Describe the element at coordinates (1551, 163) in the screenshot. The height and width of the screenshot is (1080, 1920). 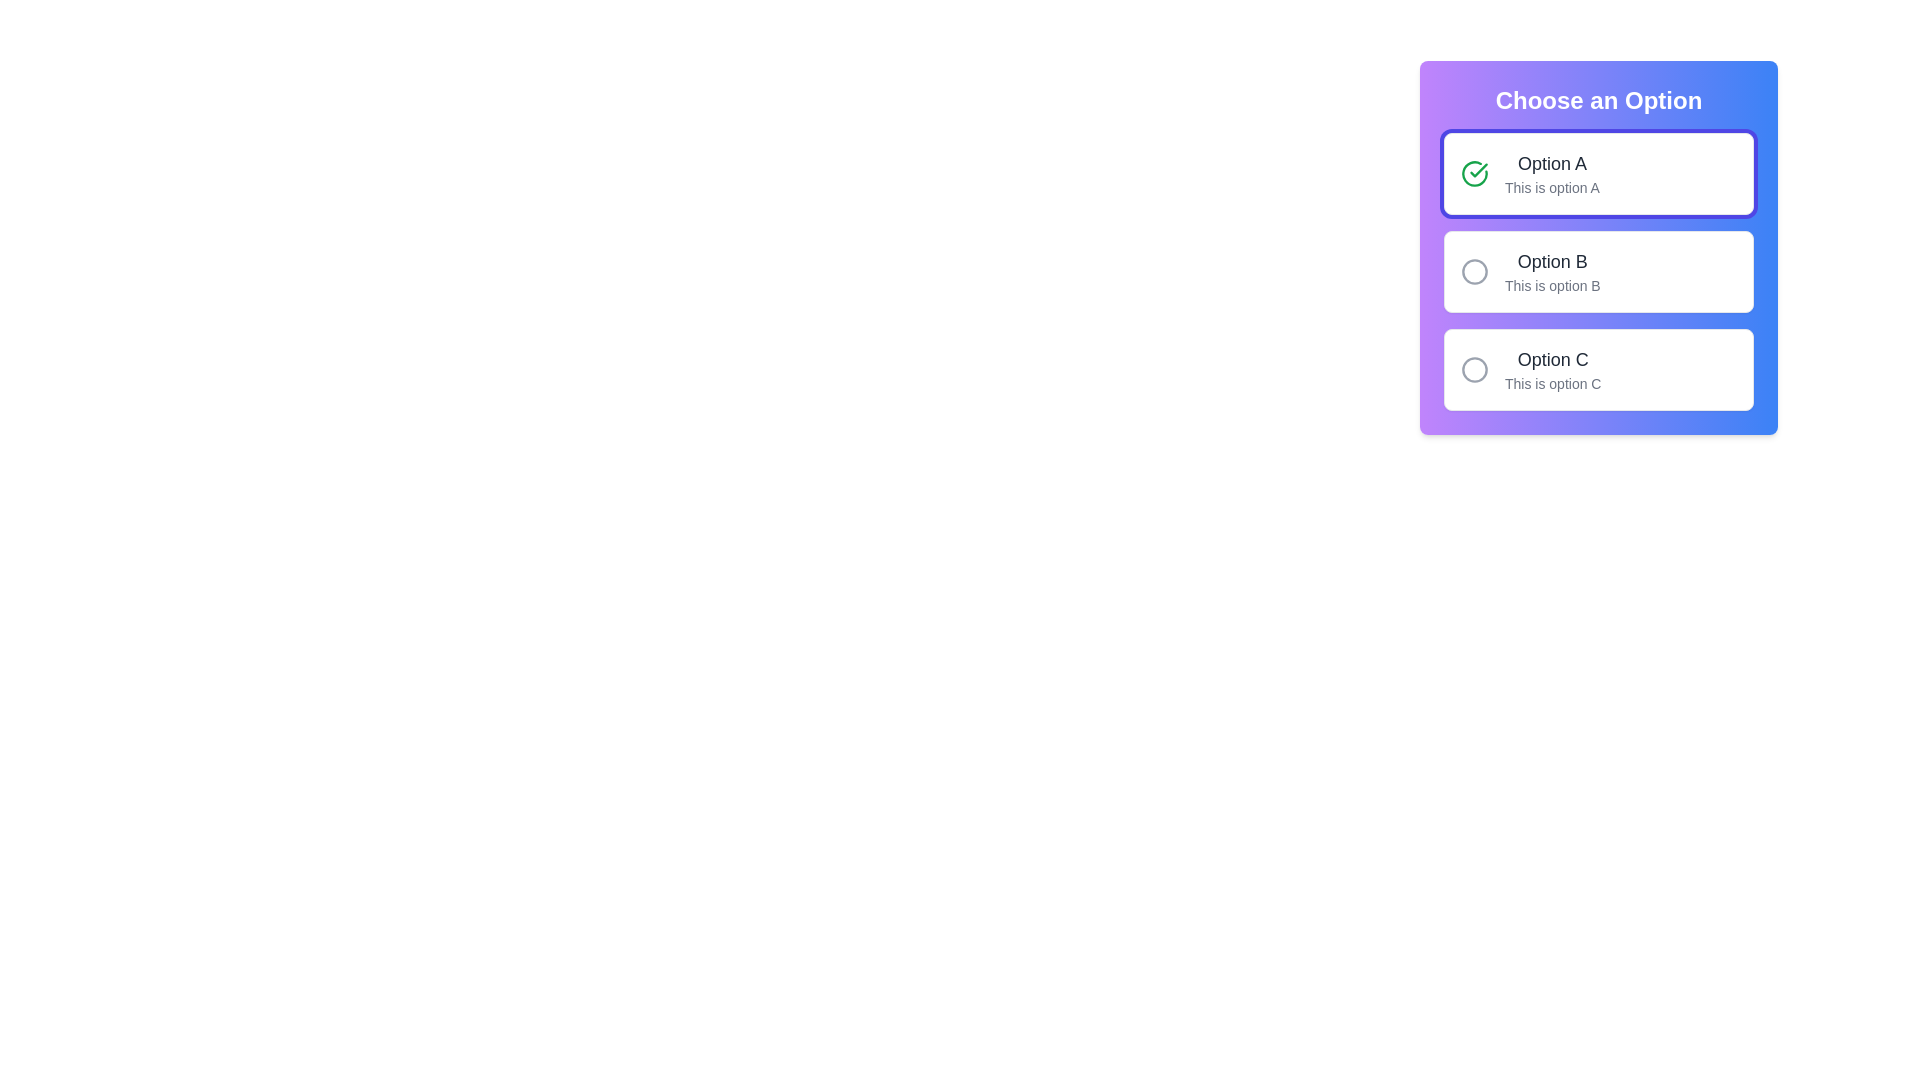
I see `the text label reading 'Option A', which is styled with a large font size and dark gray color, located in the upper left corner of the first list item under the title 'Choose an Option'` at that location.